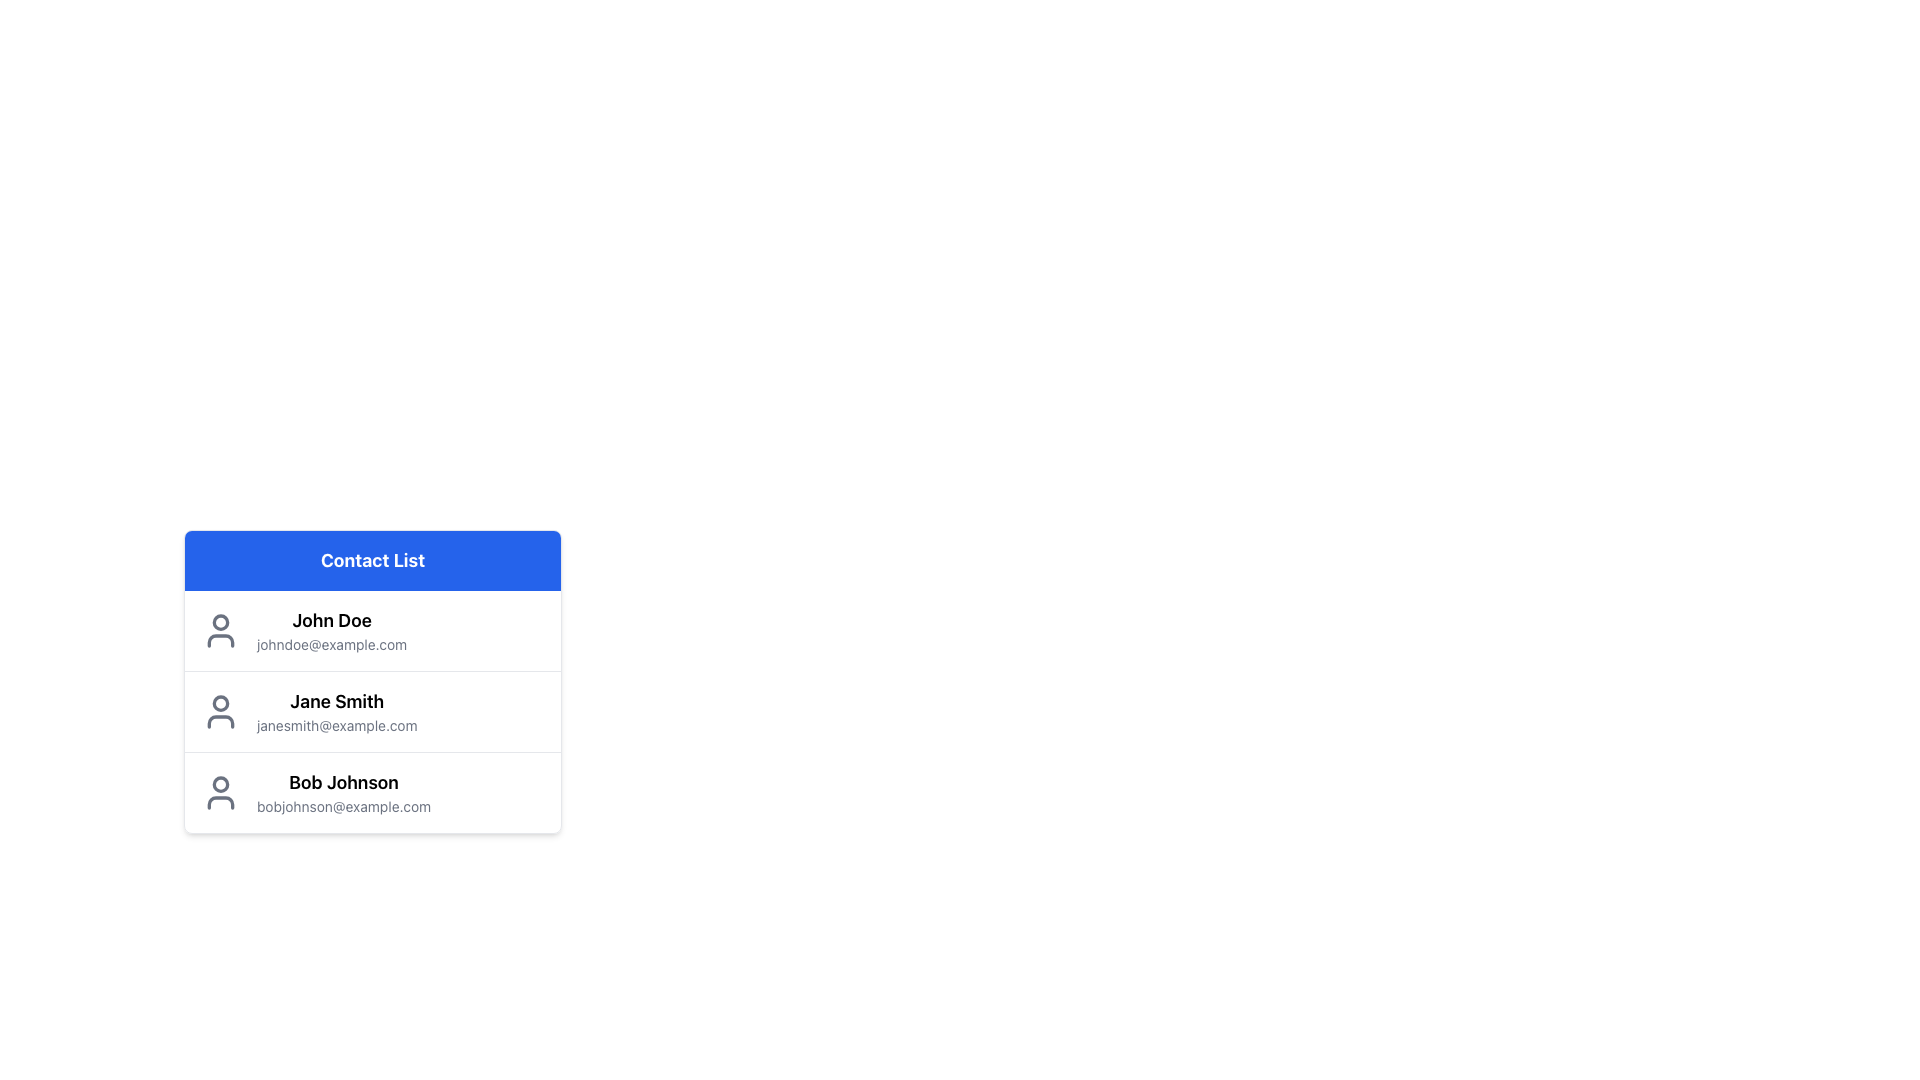  Describe the element at coordinates (220, 620) in the screenshot. I see `the circular part of the user profile icon next to the name 'John Doe' in the contact list` at that location.